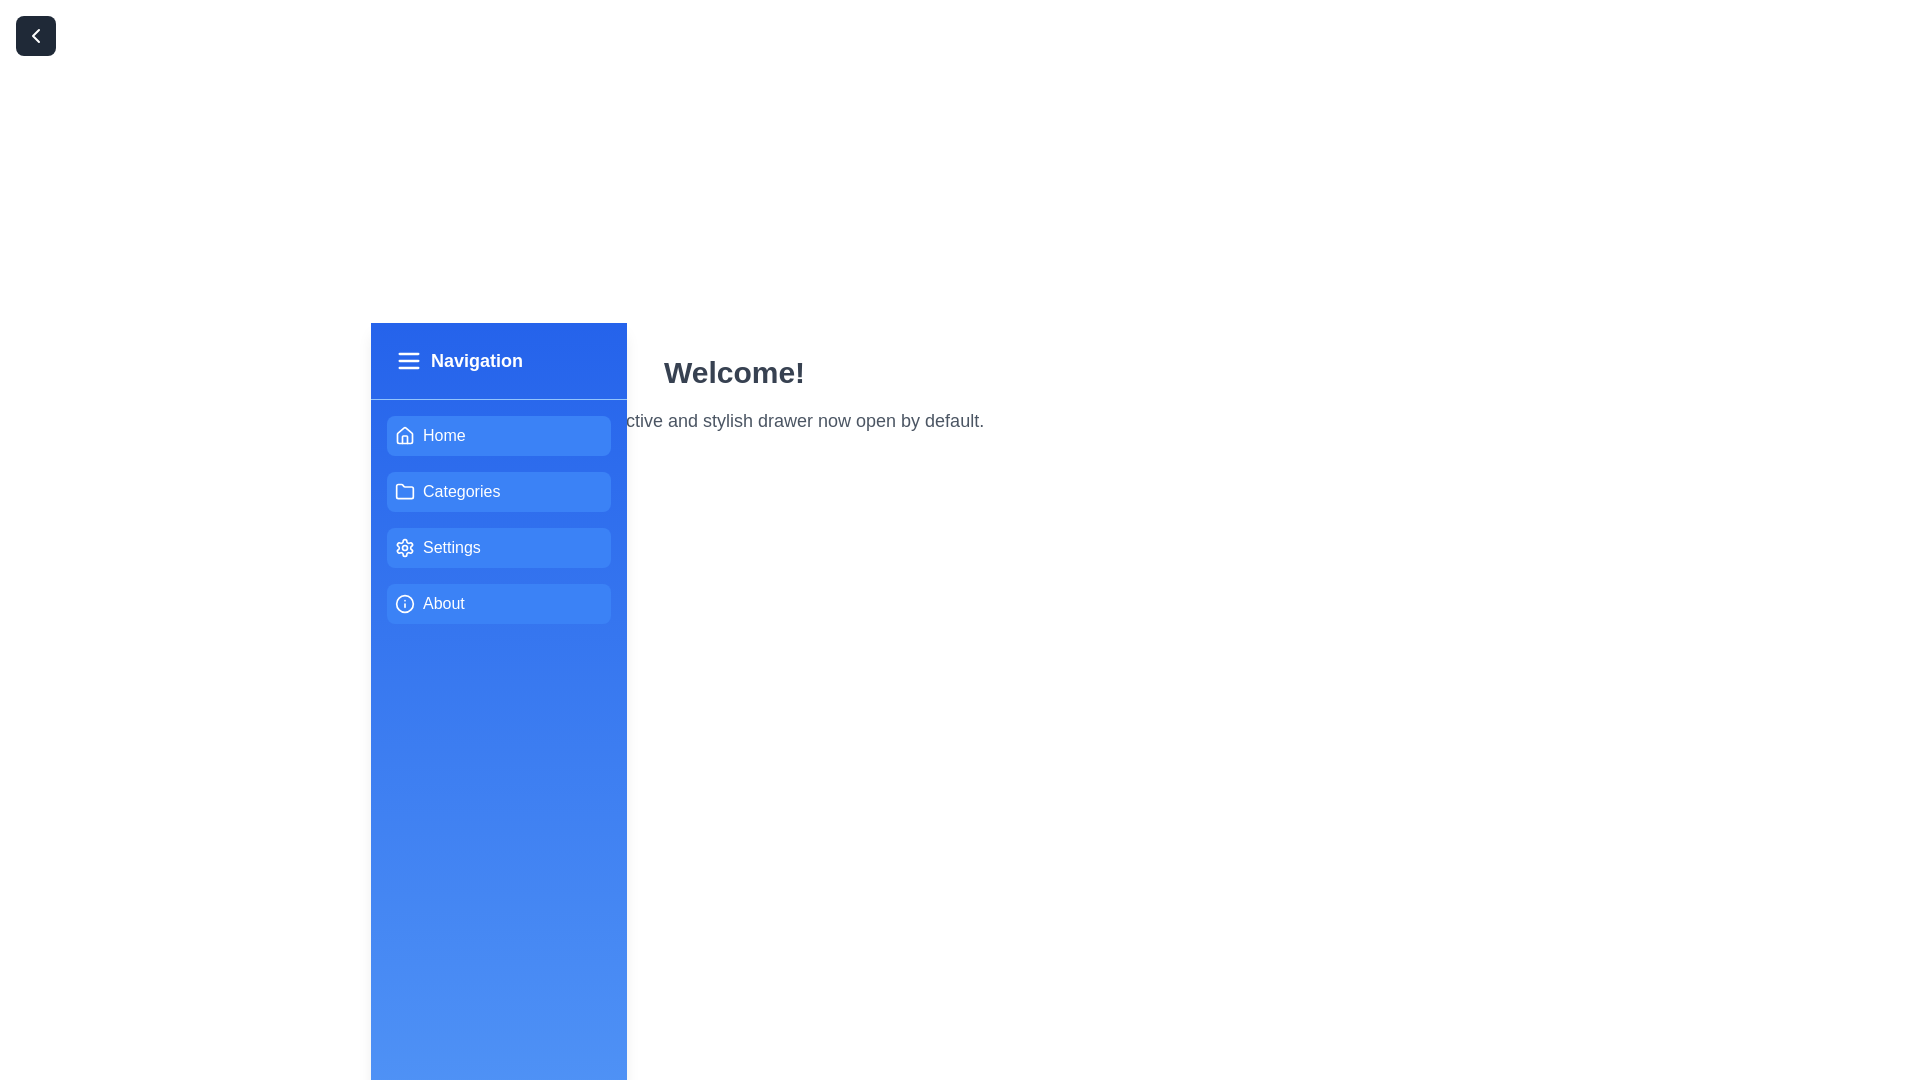 This screenshot has width=1920, height=1080. Describe the element at coordinates (403, 547) in the screenshot. I see `the gear-shaped icon in the sidebar under the Settings button` at that location.